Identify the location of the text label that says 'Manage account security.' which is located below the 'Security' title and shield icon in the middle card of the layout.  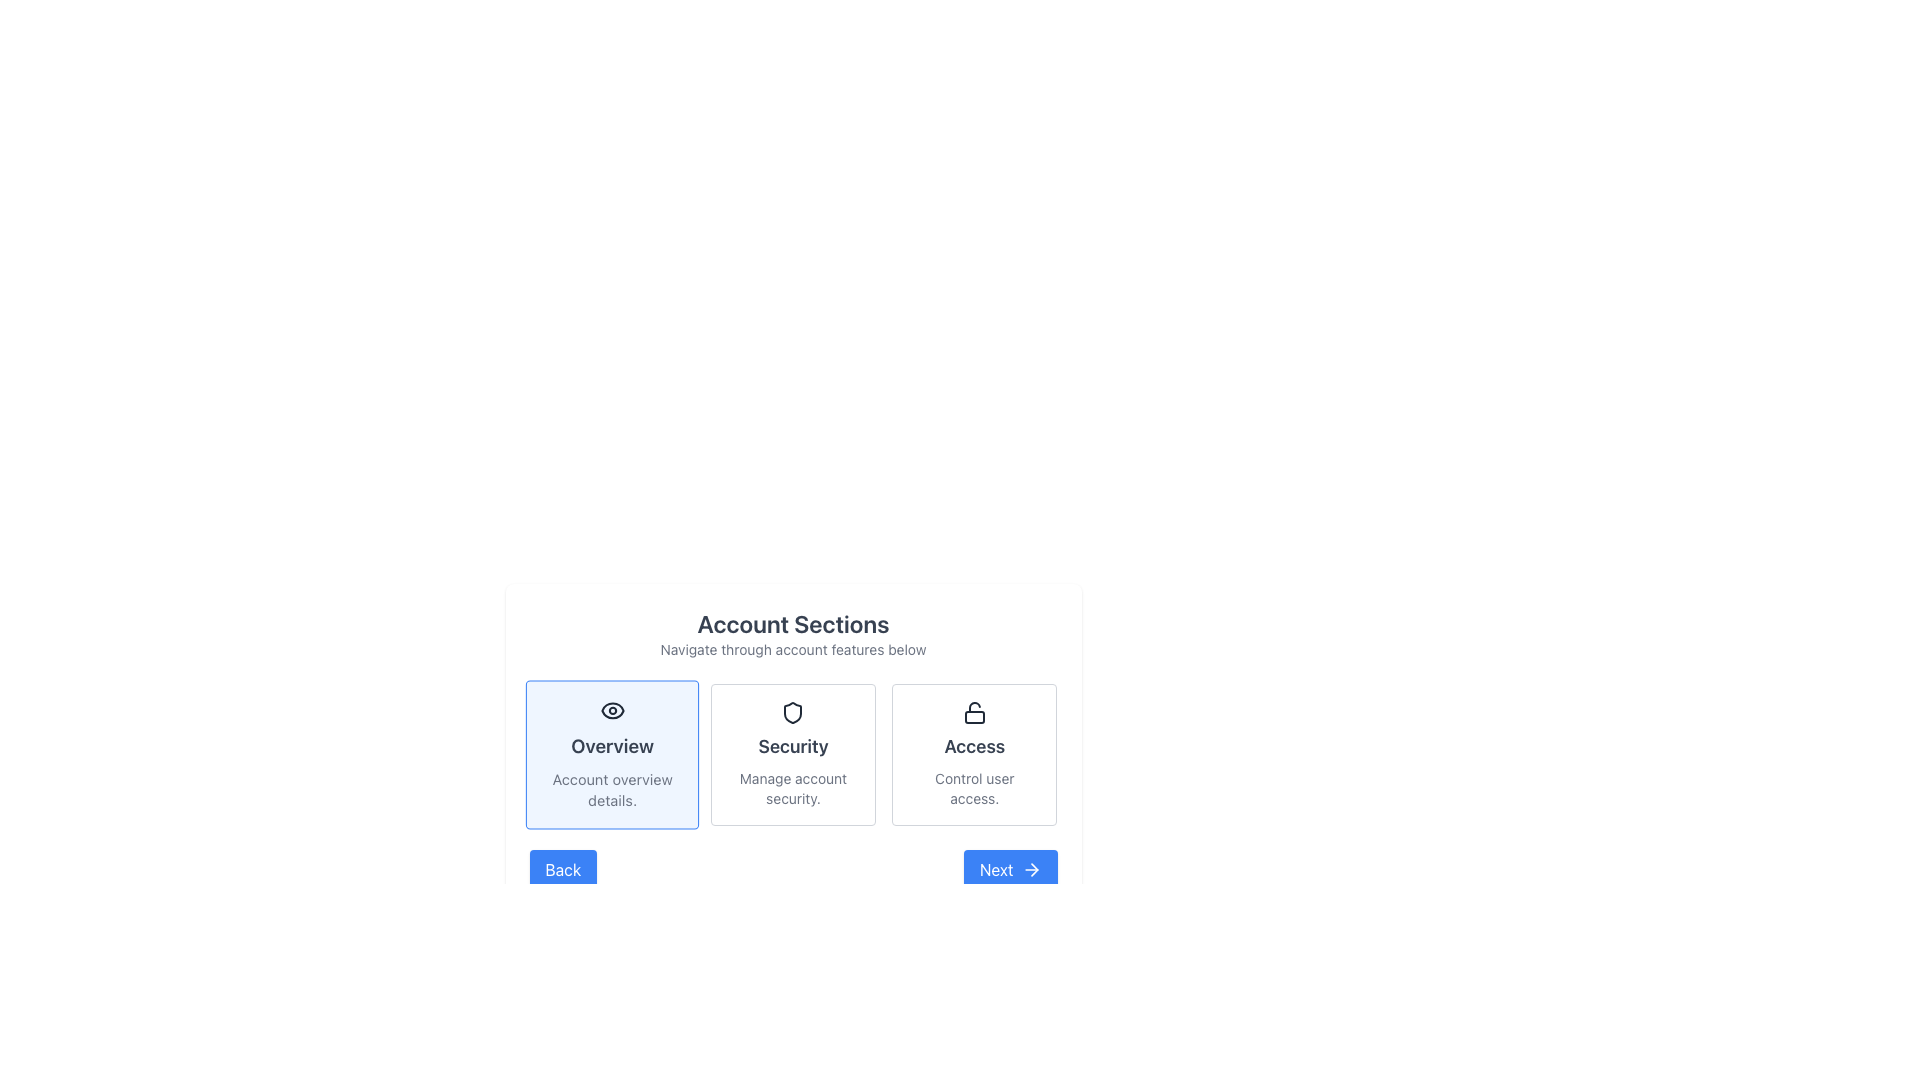
(792, 788).